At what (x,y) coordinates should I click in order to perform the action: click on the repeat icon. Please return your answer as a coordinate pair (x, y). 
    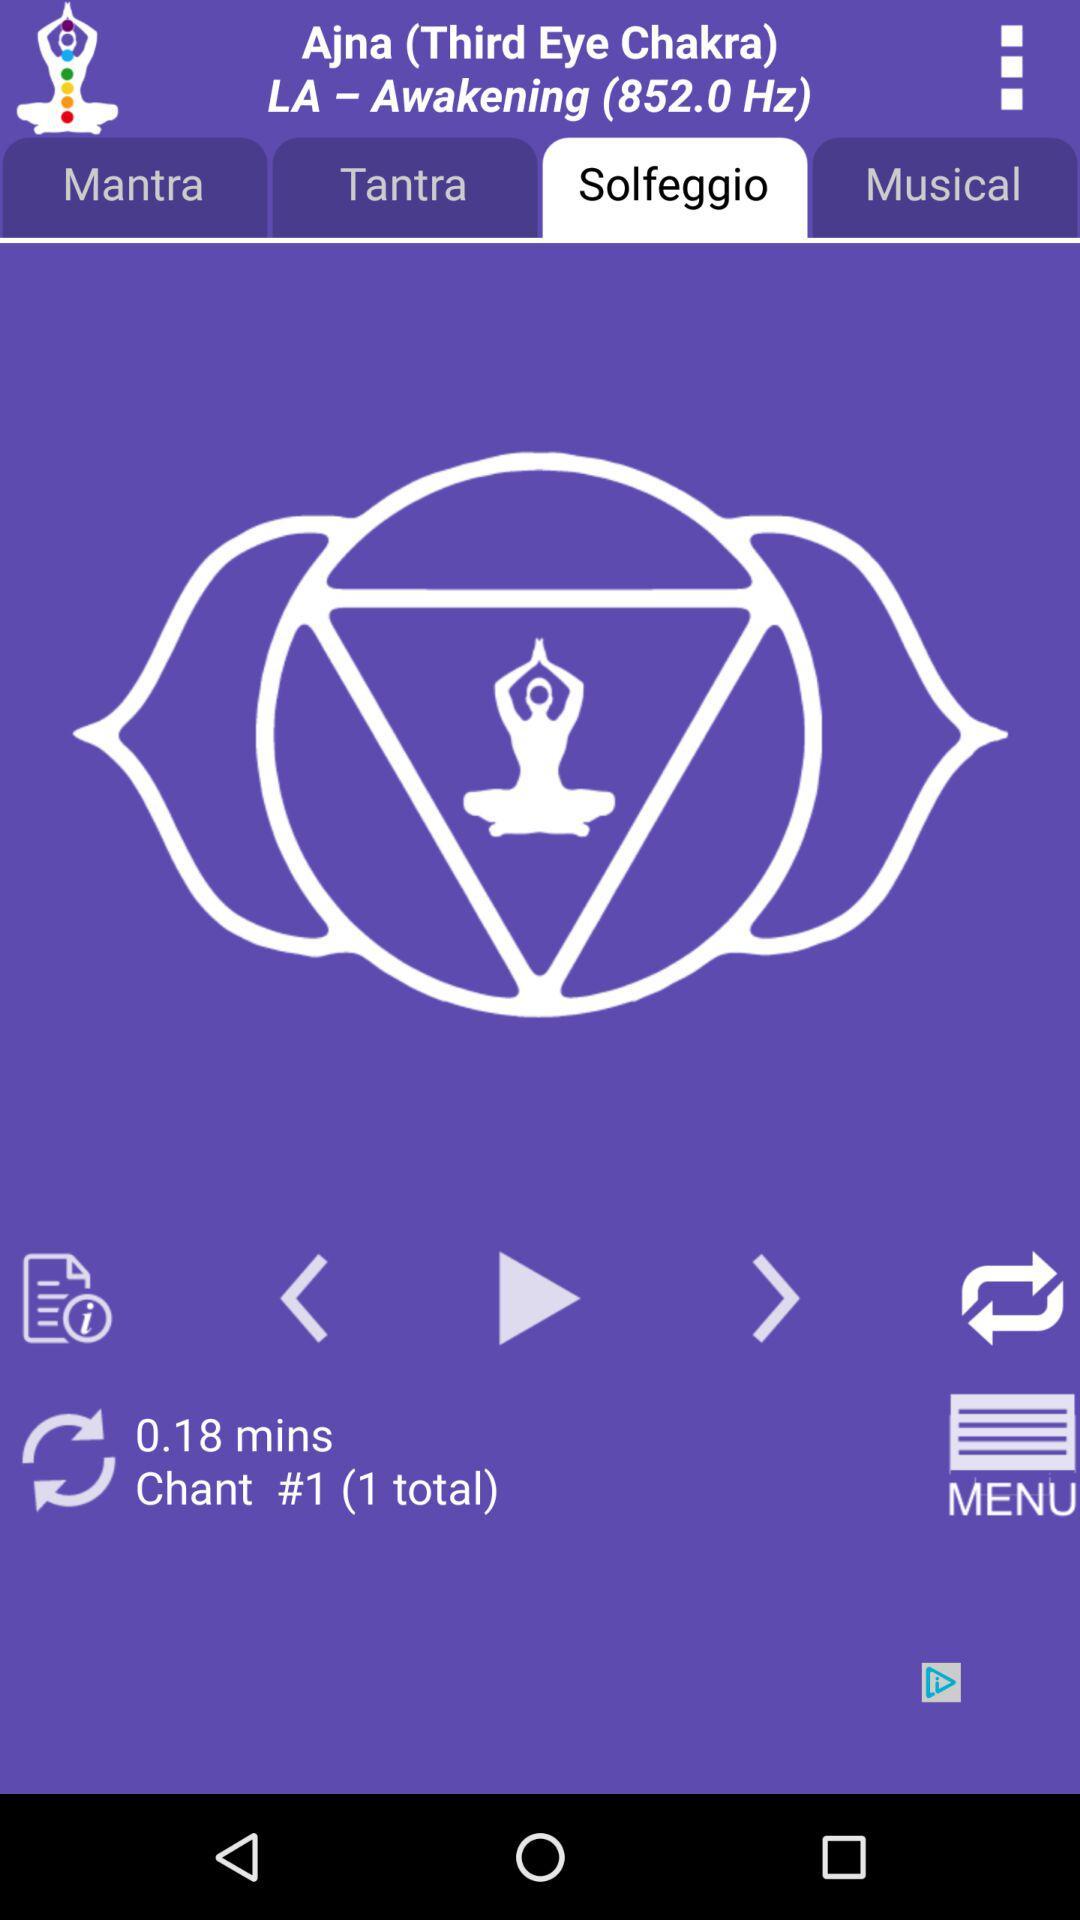
    Looking at the image, I should click on (1012, 1388).